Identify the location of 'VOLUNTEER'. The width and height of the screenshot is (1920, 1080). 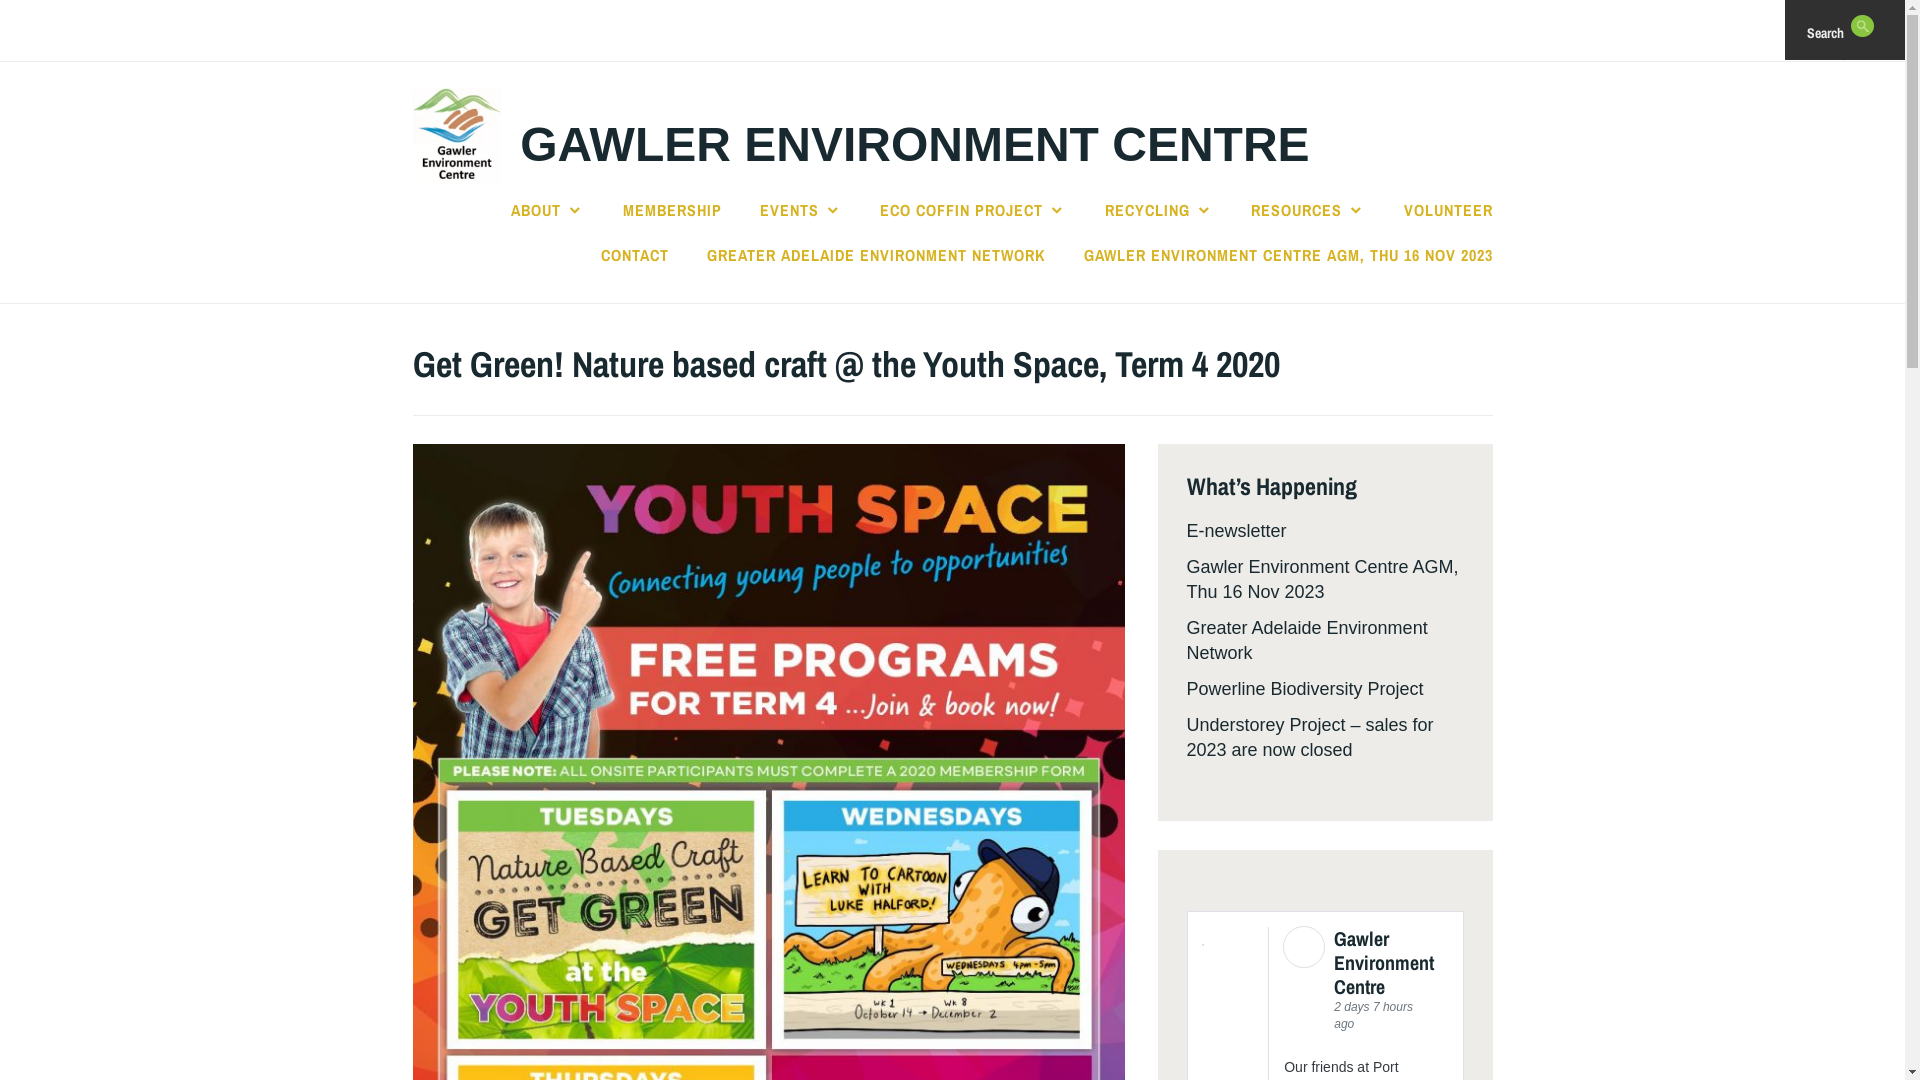
(1448, 209).